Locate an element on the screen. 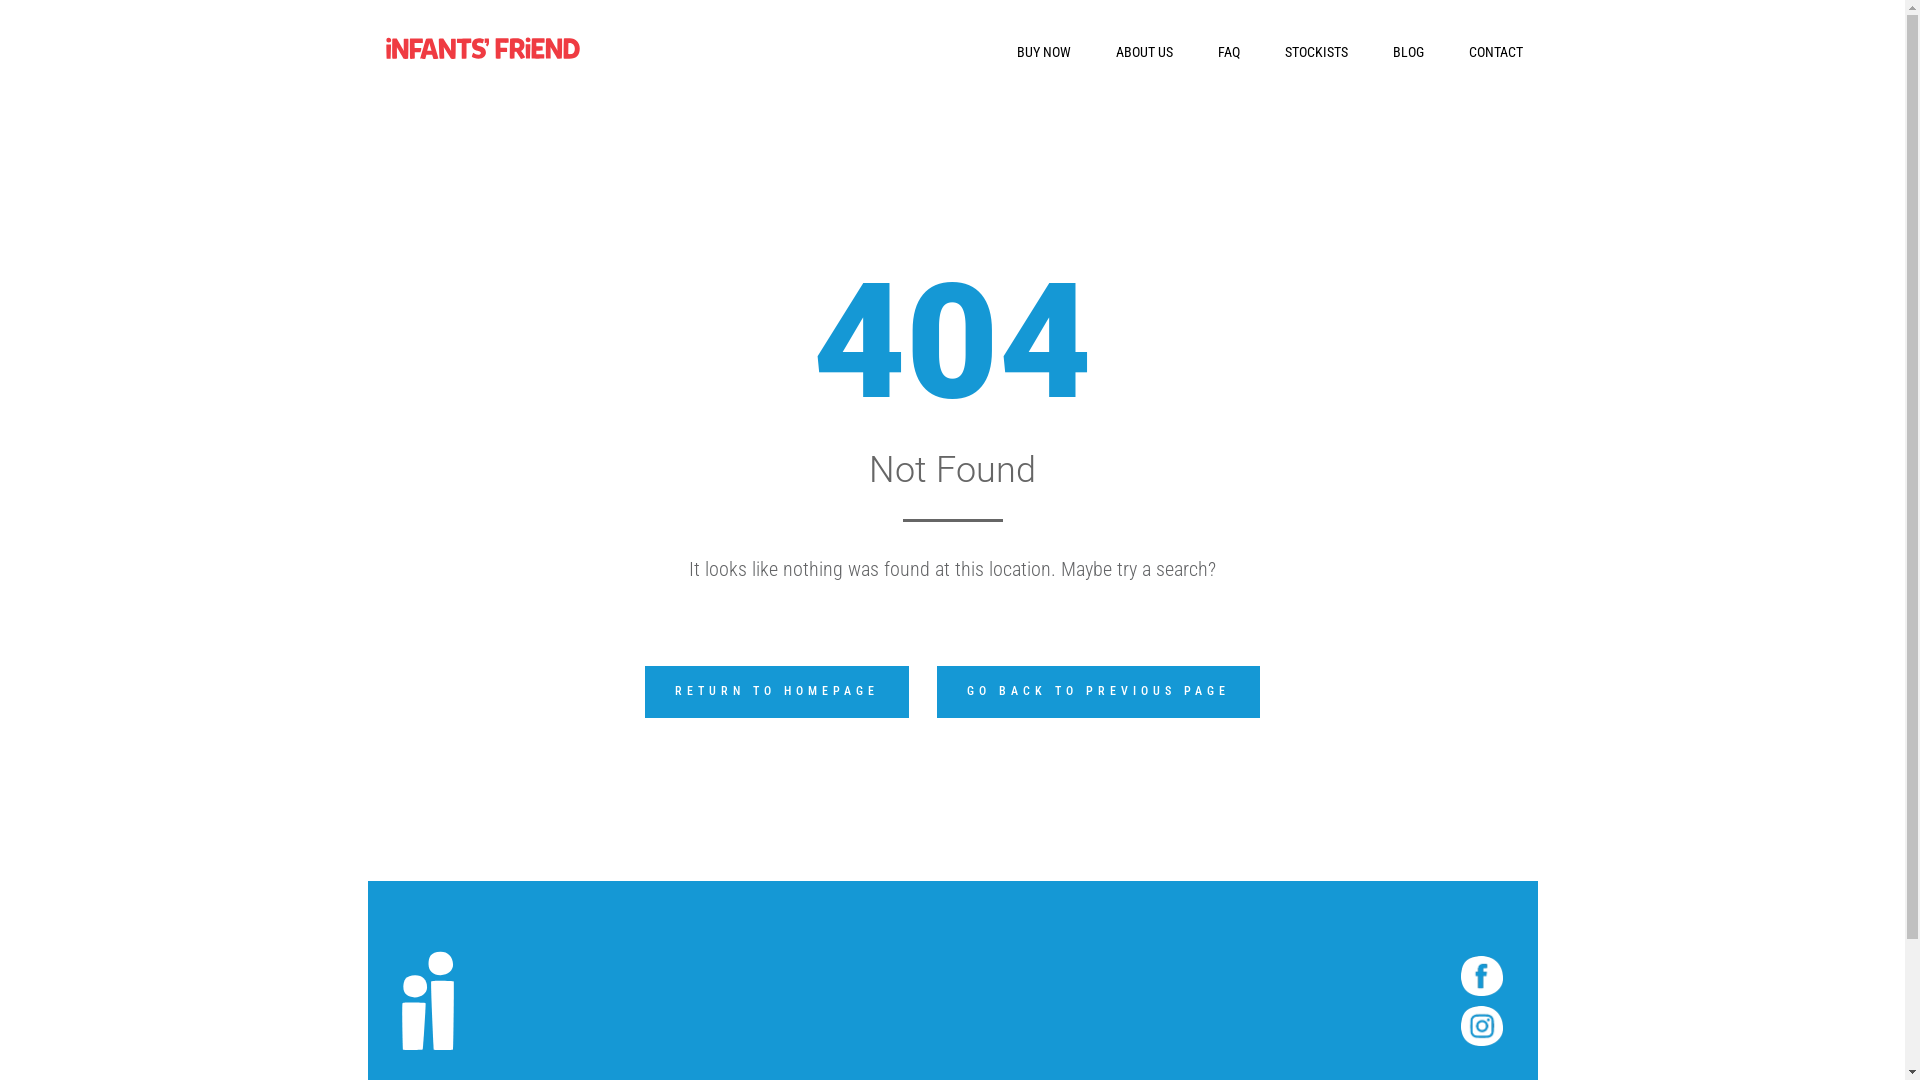  'CONTACT' is located at coordinates (1494, 50).